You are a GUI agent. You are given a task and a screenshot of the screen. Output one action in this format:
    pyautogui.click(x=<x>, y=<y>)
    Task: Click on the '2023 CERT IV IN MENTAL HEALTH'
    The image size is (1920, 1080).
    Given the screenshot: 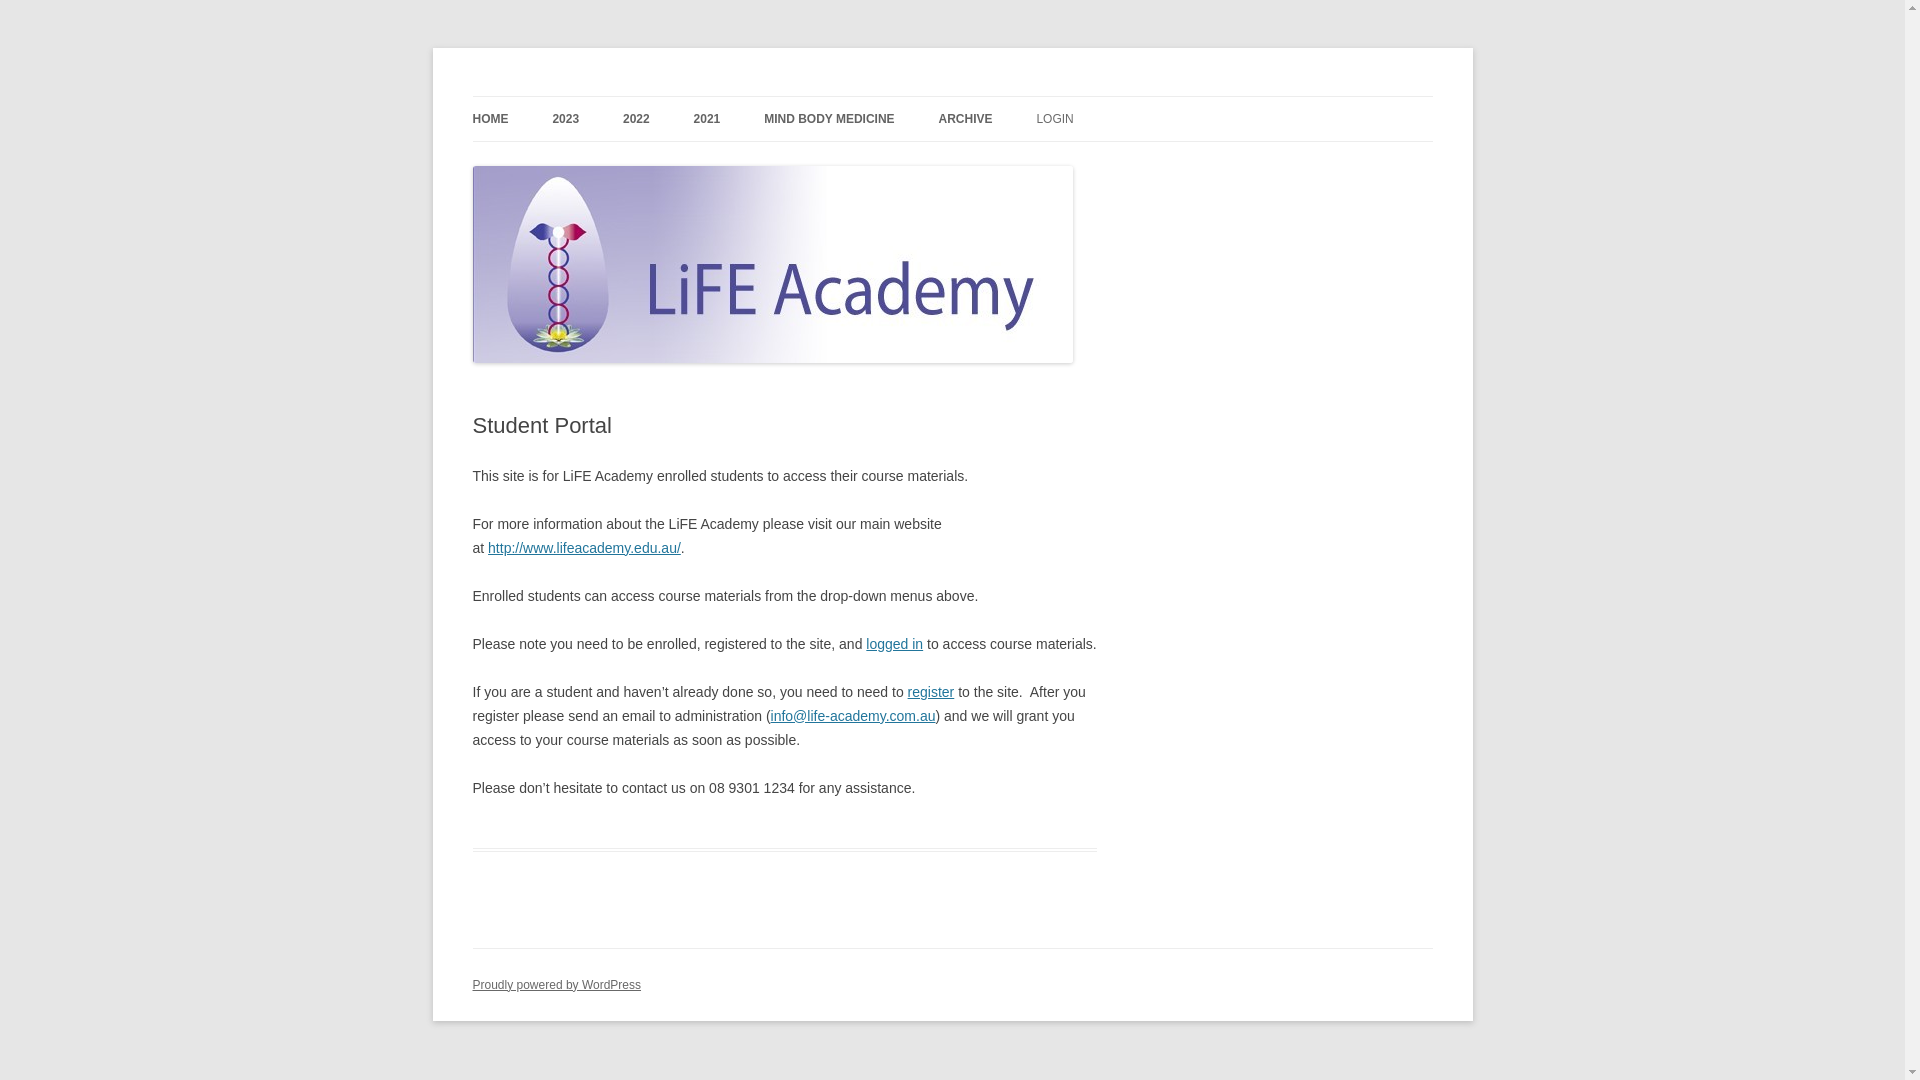 What is the action you would take?
    pyautogui.click(x=652, y=160)
    